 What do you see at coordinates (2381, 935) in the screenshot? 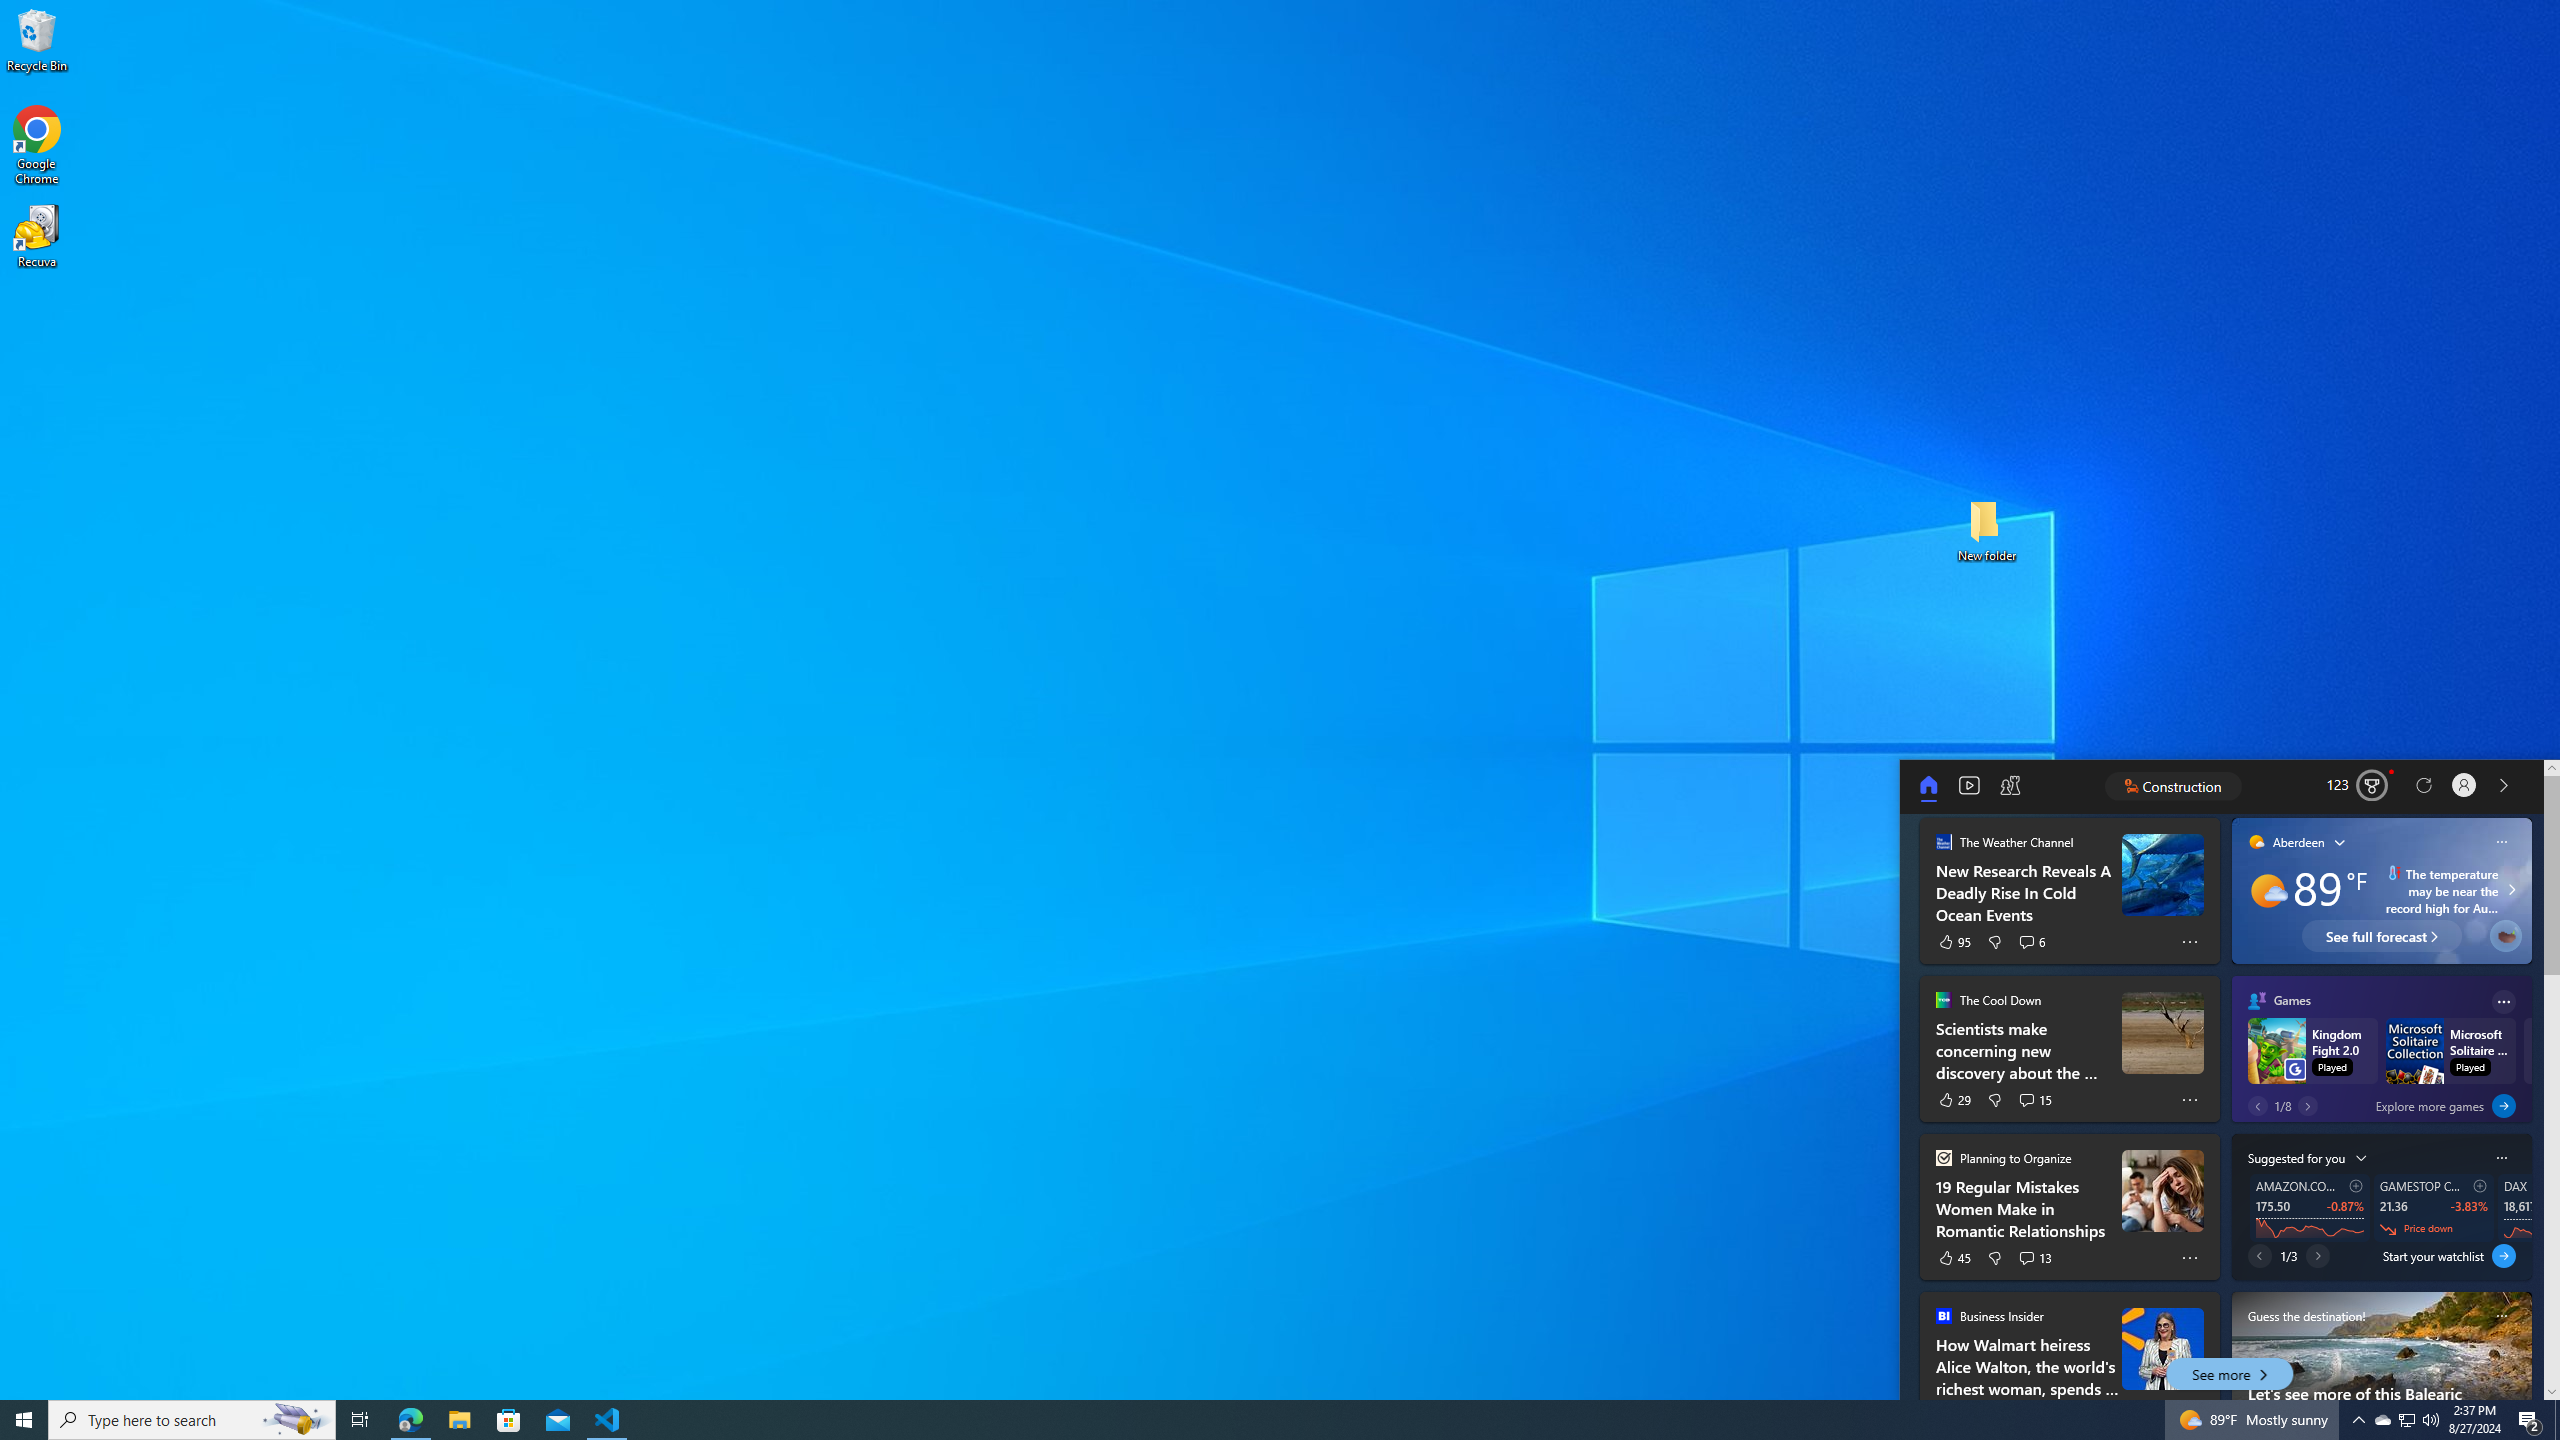
I see `'See full forecast'` at bounding box center [2381, 935].